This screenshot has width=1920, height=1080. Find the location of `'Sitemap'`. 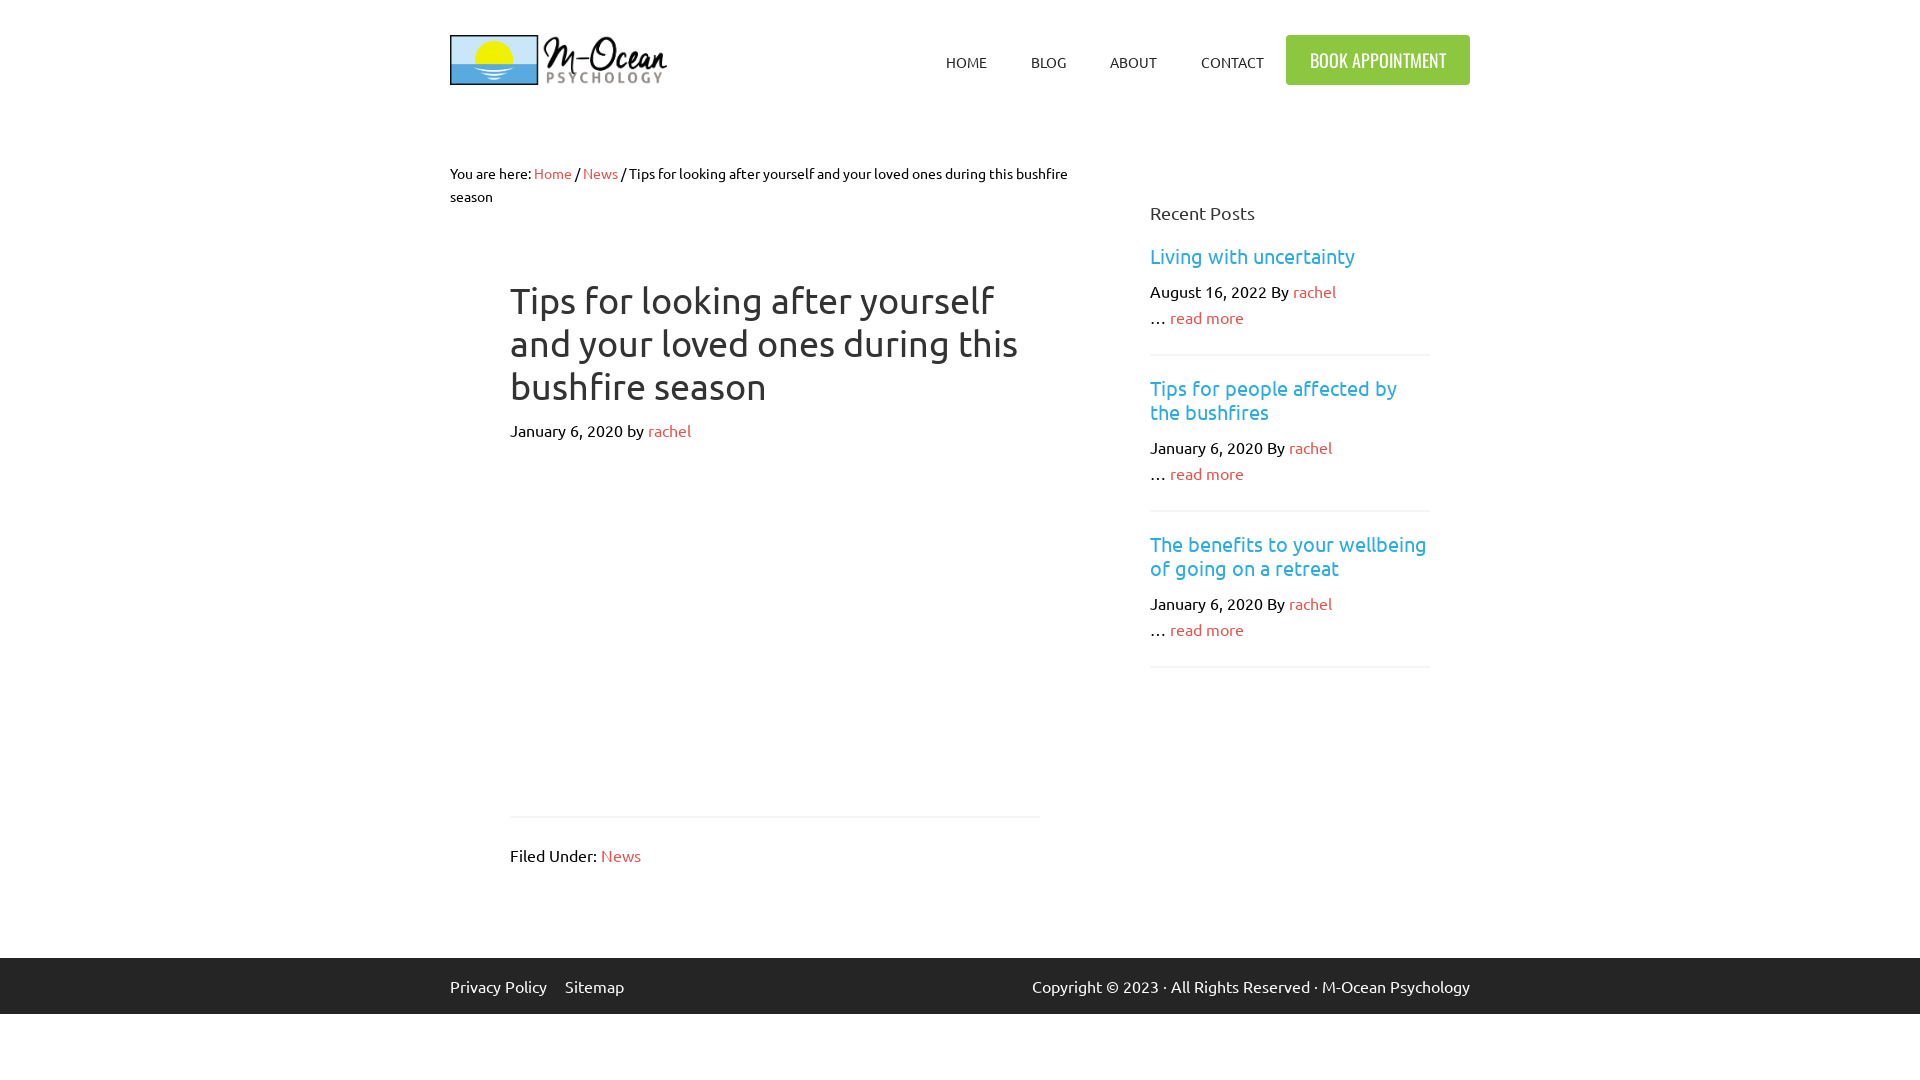

'Sitemap' is located at coordinates (602, 985).